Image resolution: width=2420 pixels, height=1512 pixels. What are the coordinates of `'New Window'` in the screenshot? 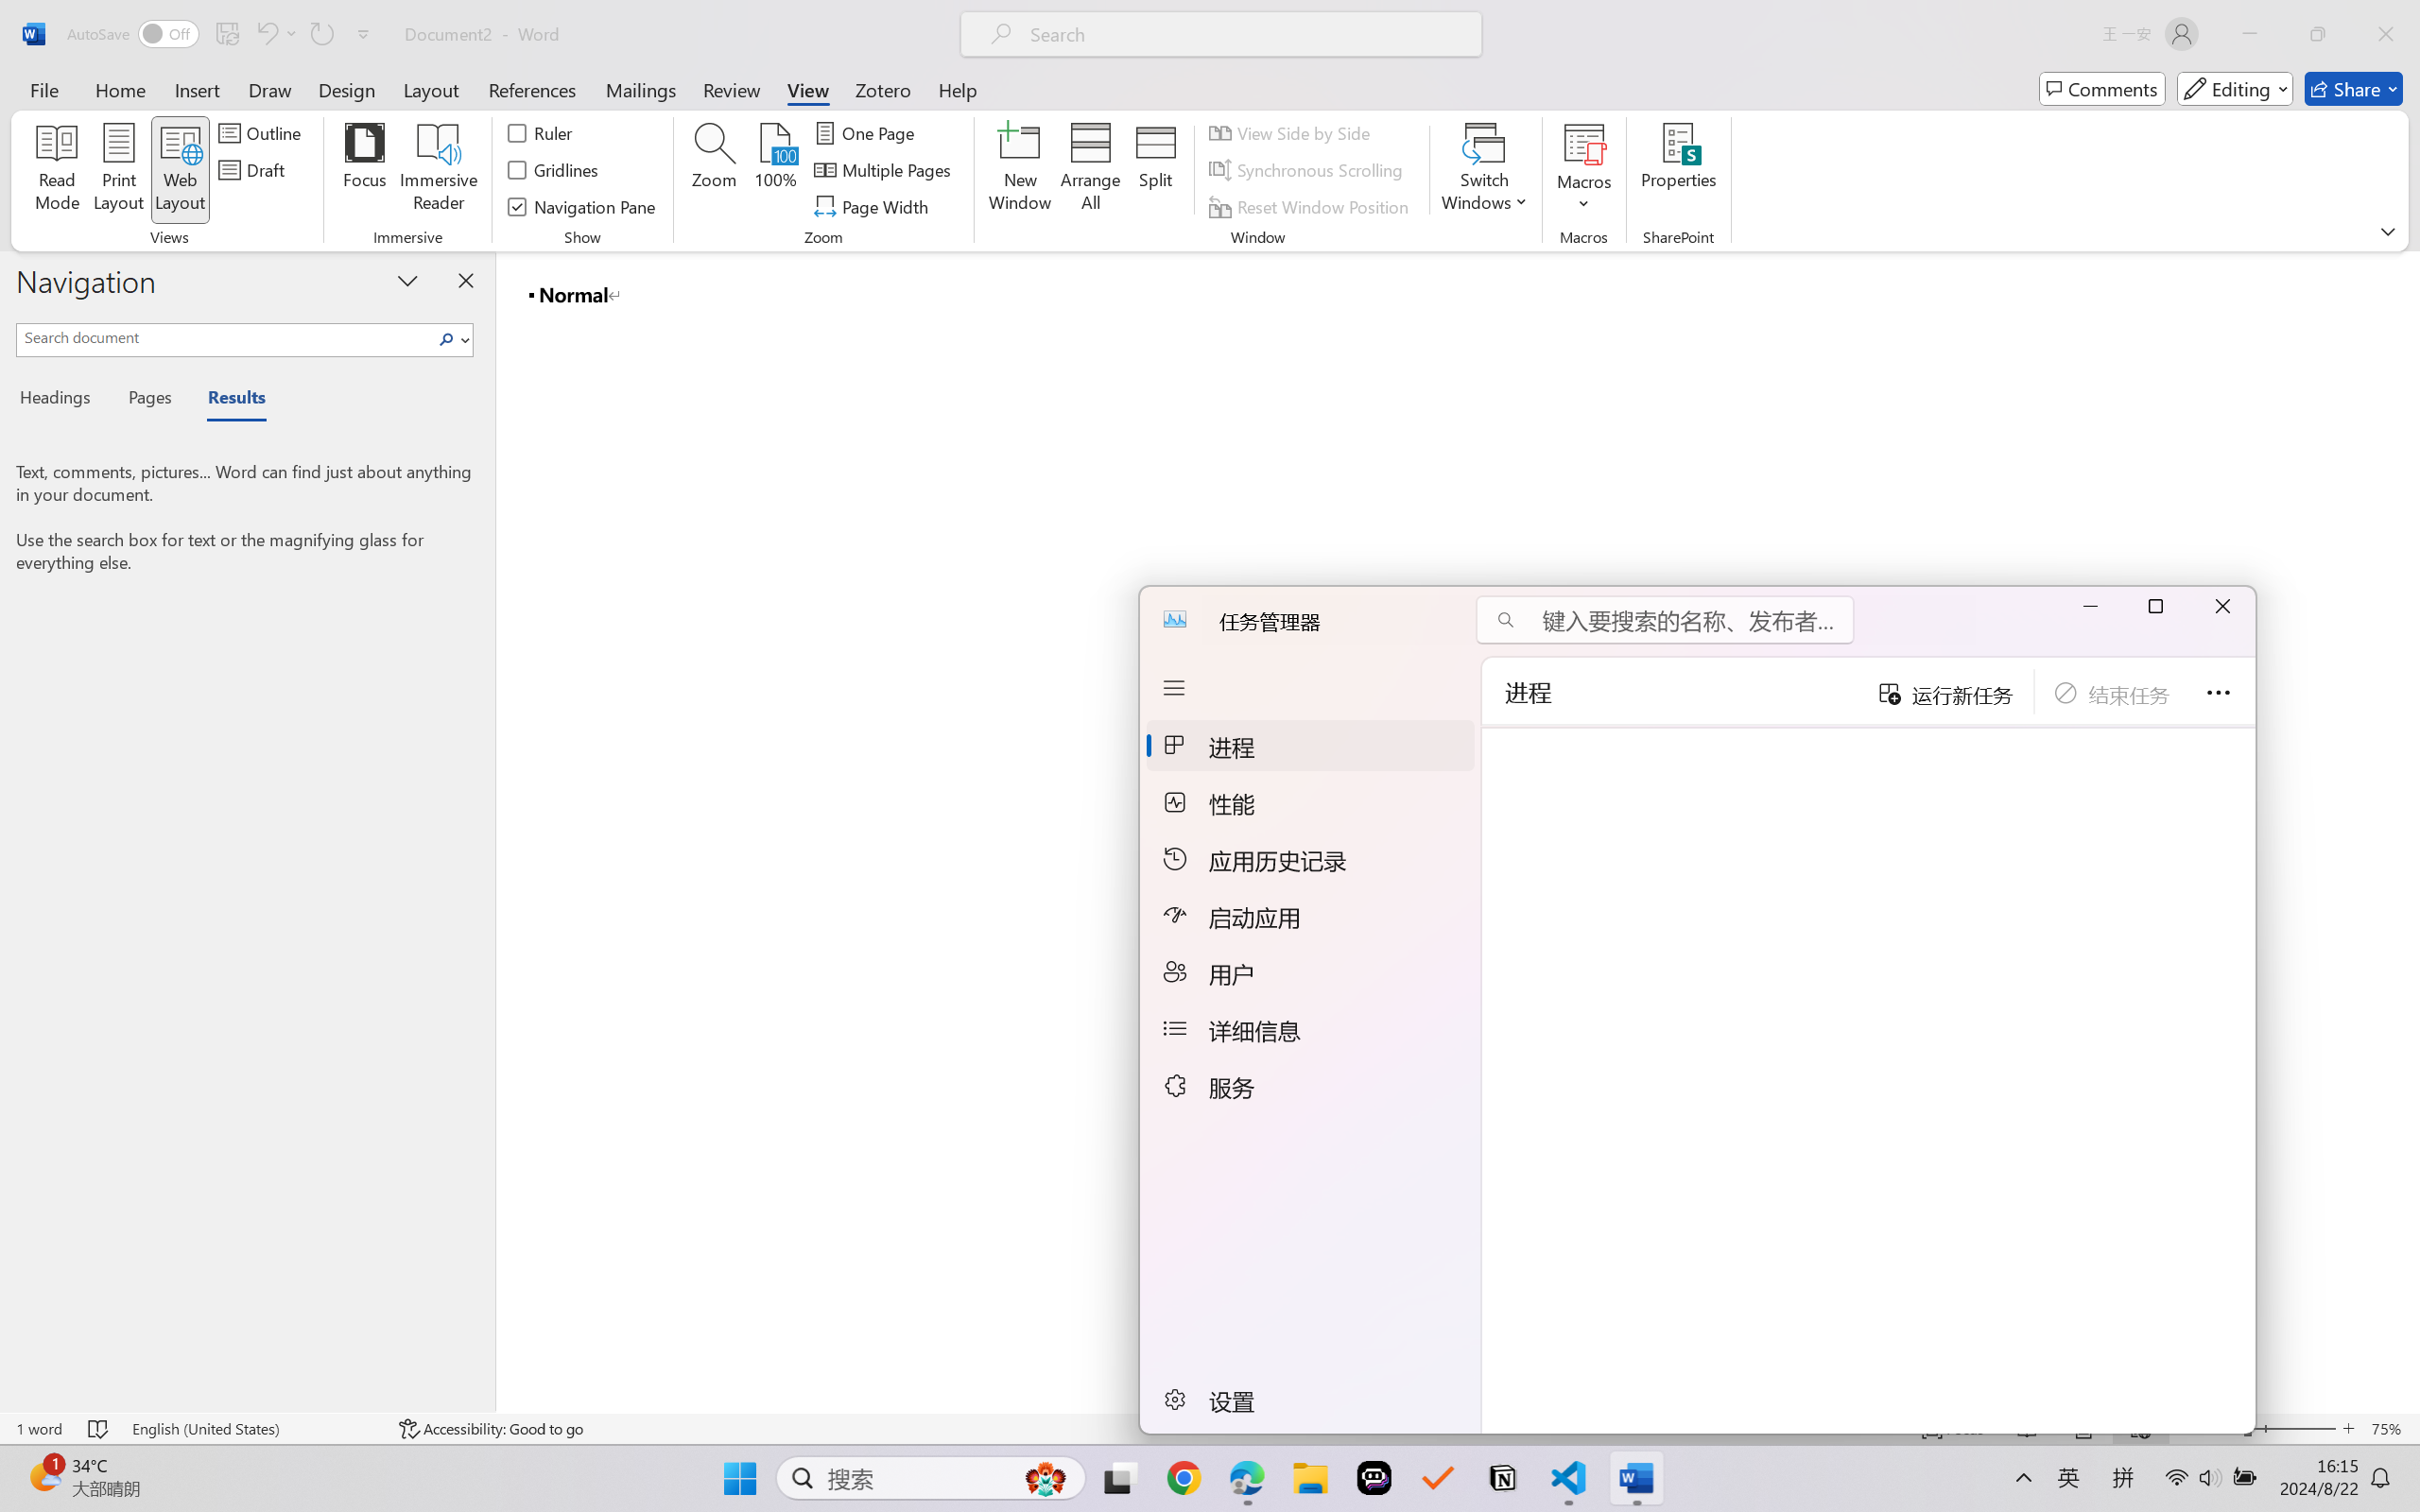 It's located at (1020, 170).